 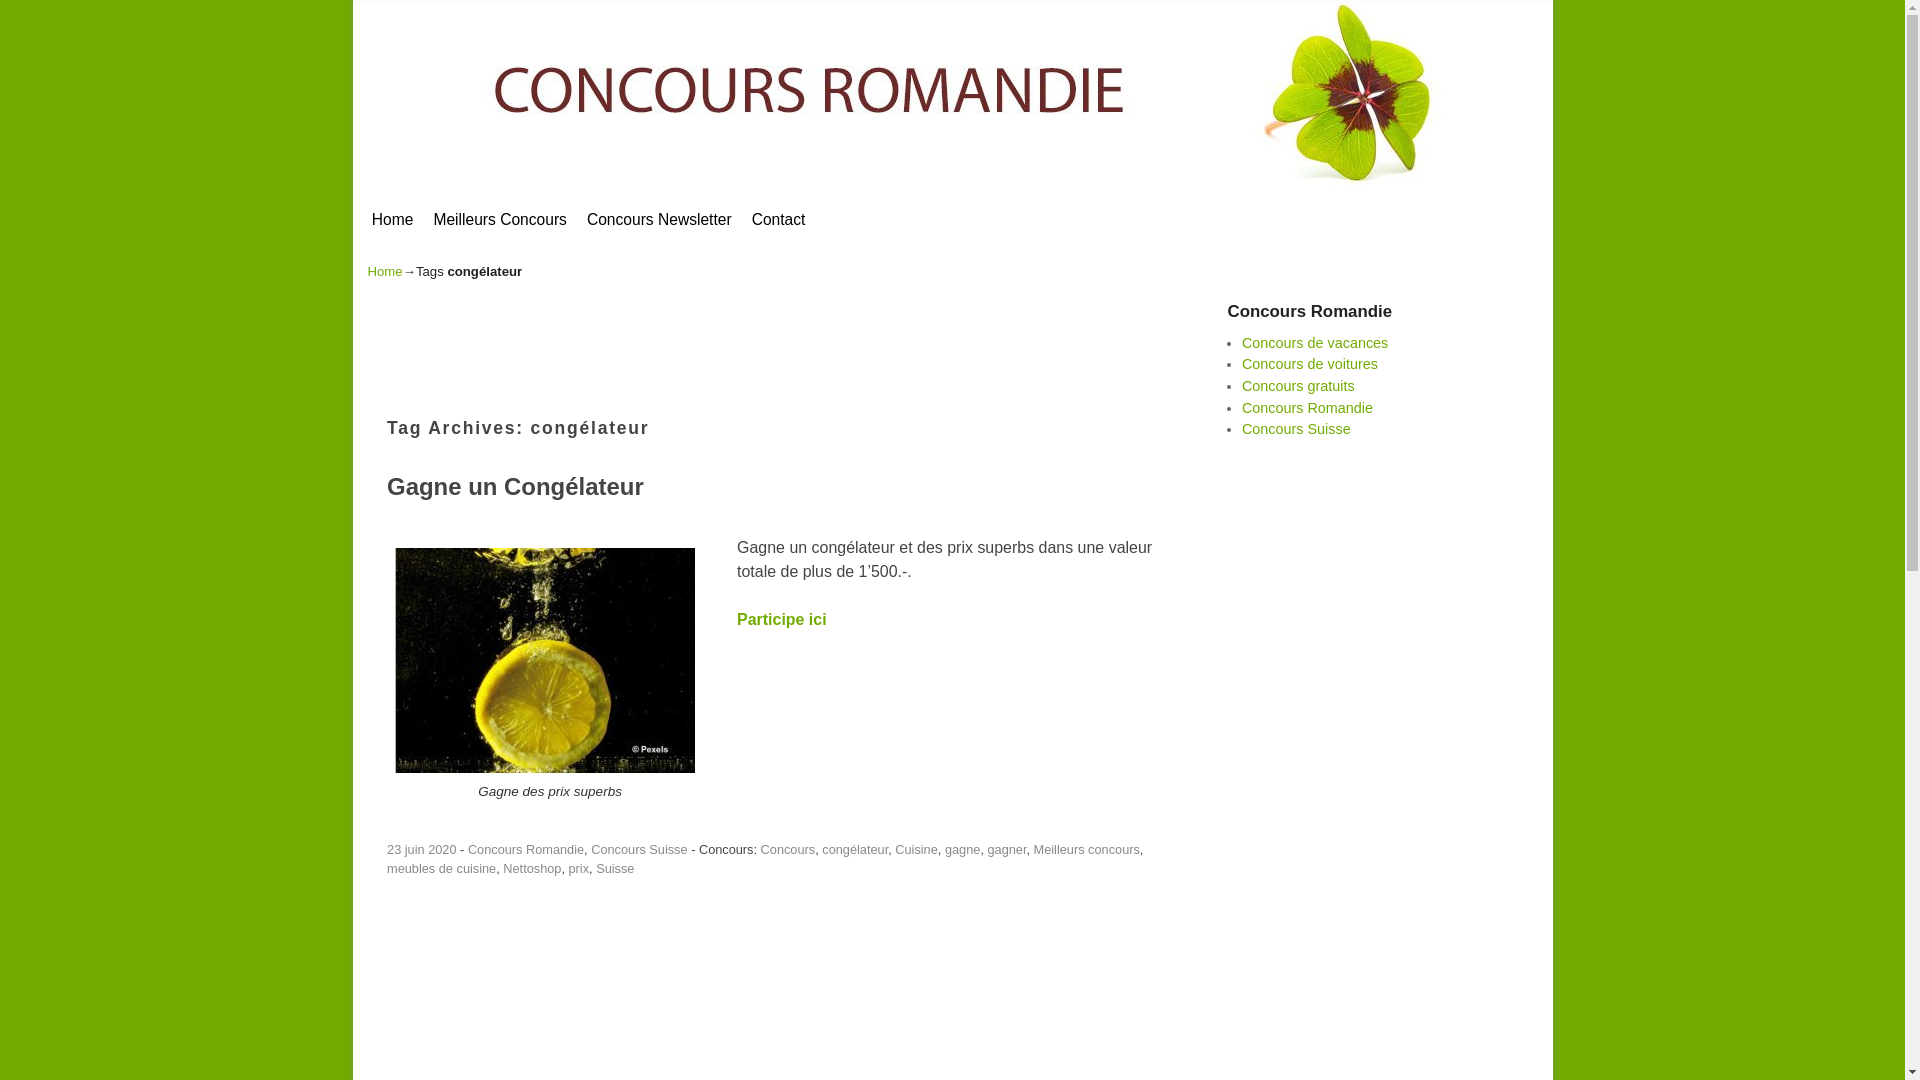 What do you see at coordinates (1006, 849) in the screenshot?
I see `'gagner'` at bounding box center [1006, 849].